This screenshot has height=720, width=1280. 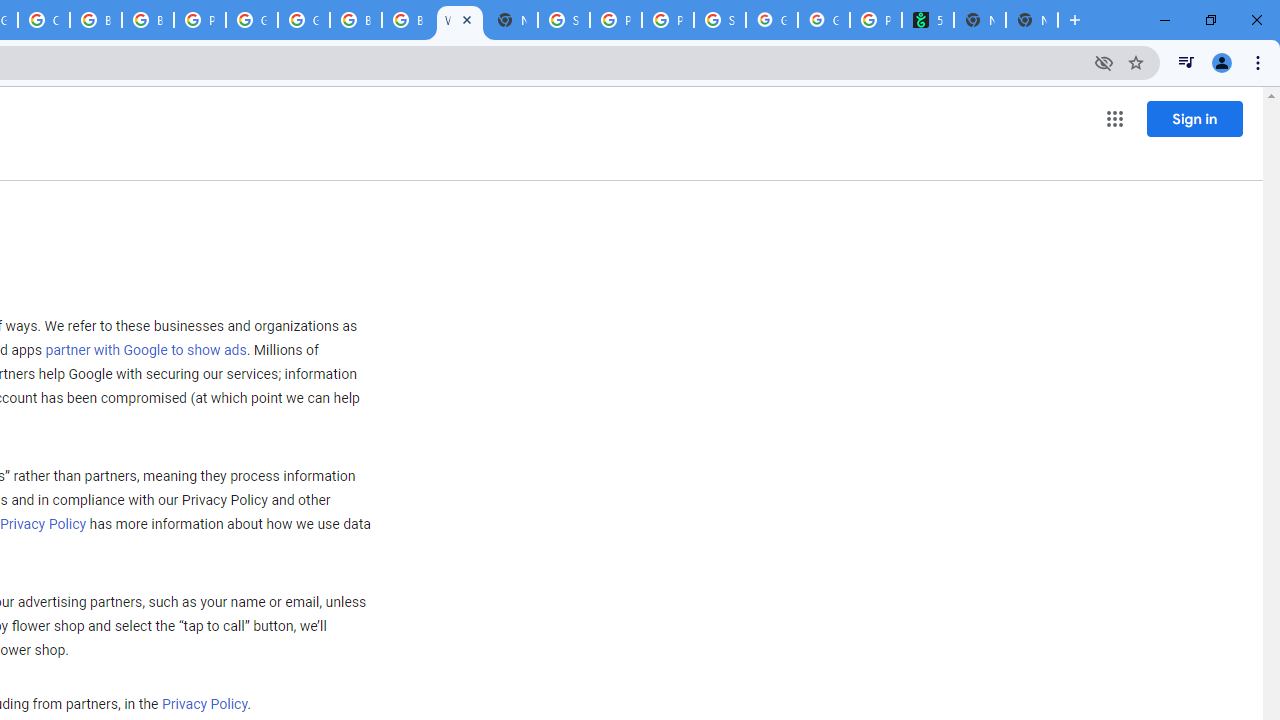 I want to click on 'partner with Google to show ads', so click(x=144, y=350).